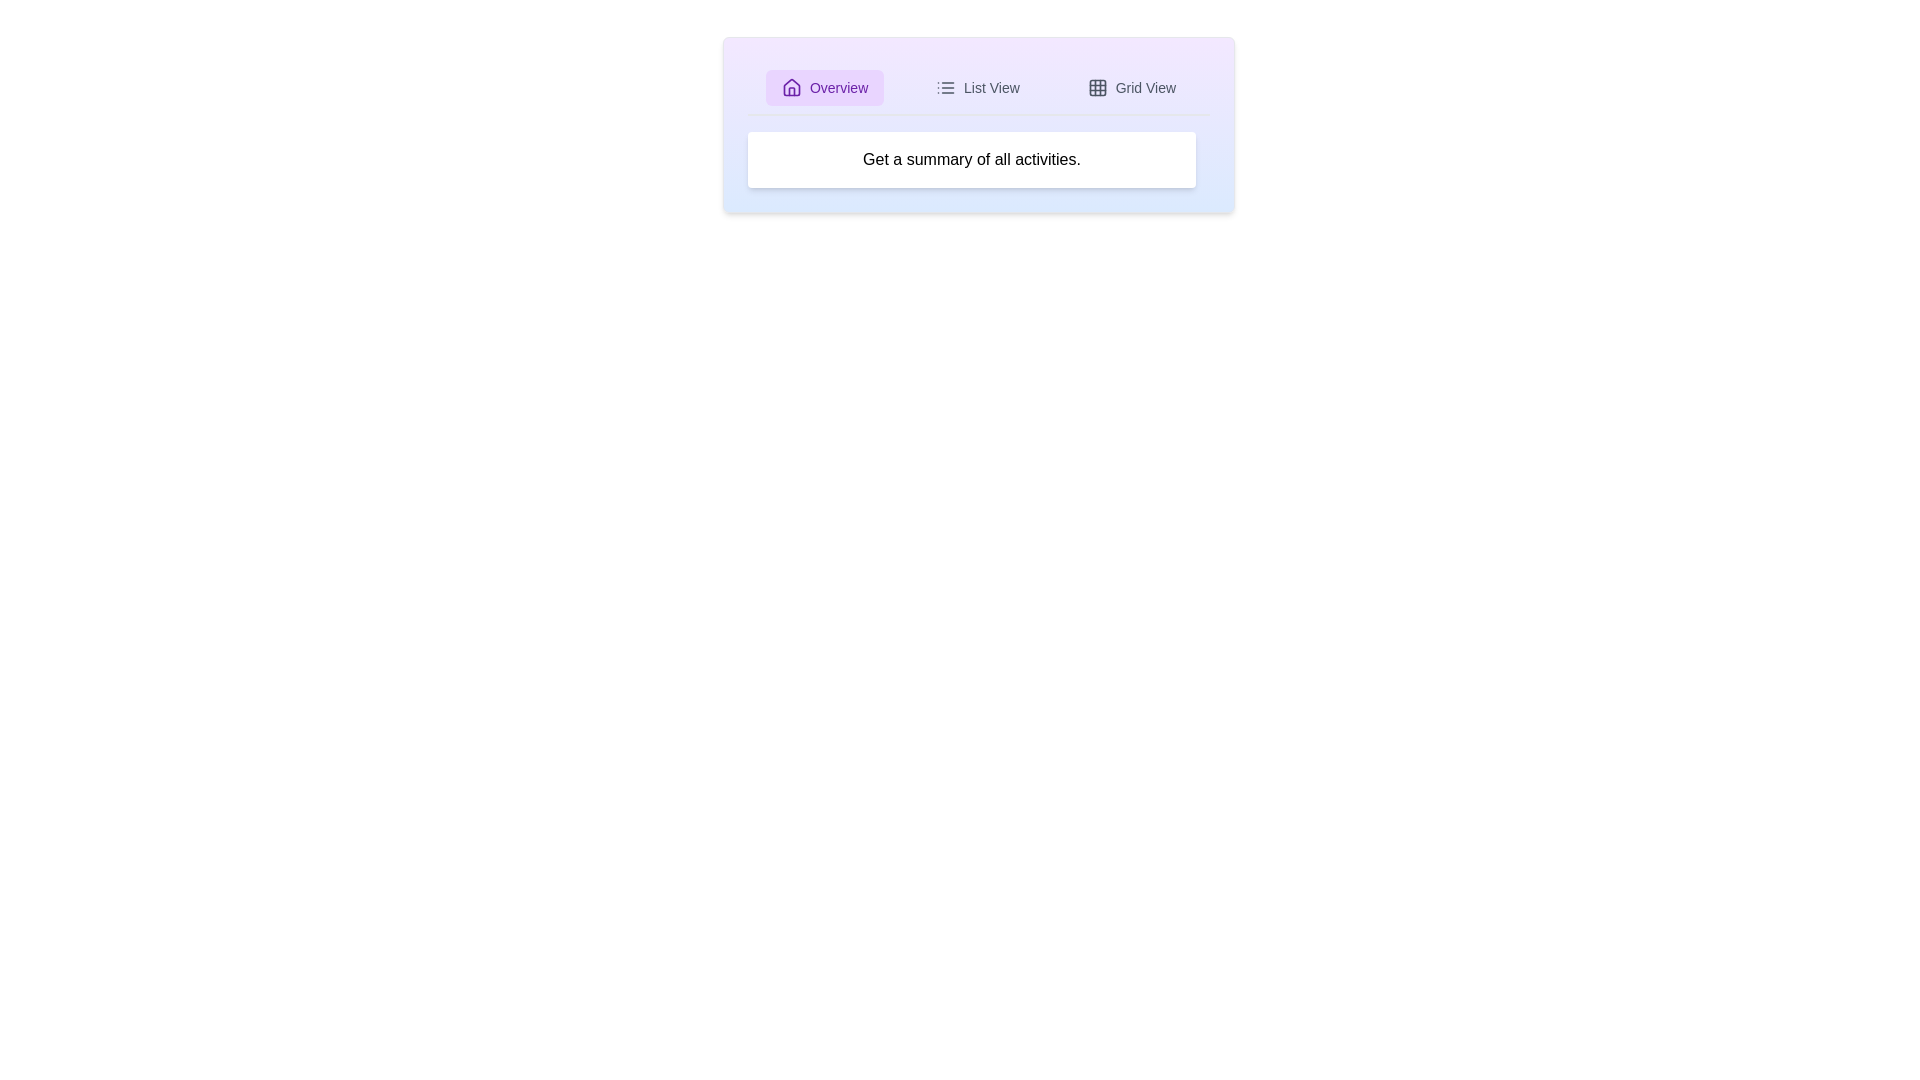 This screenshot has width=1920, height=1080. I want to click on the tab Grid View to observe the hover effect, so click(1132, 87).